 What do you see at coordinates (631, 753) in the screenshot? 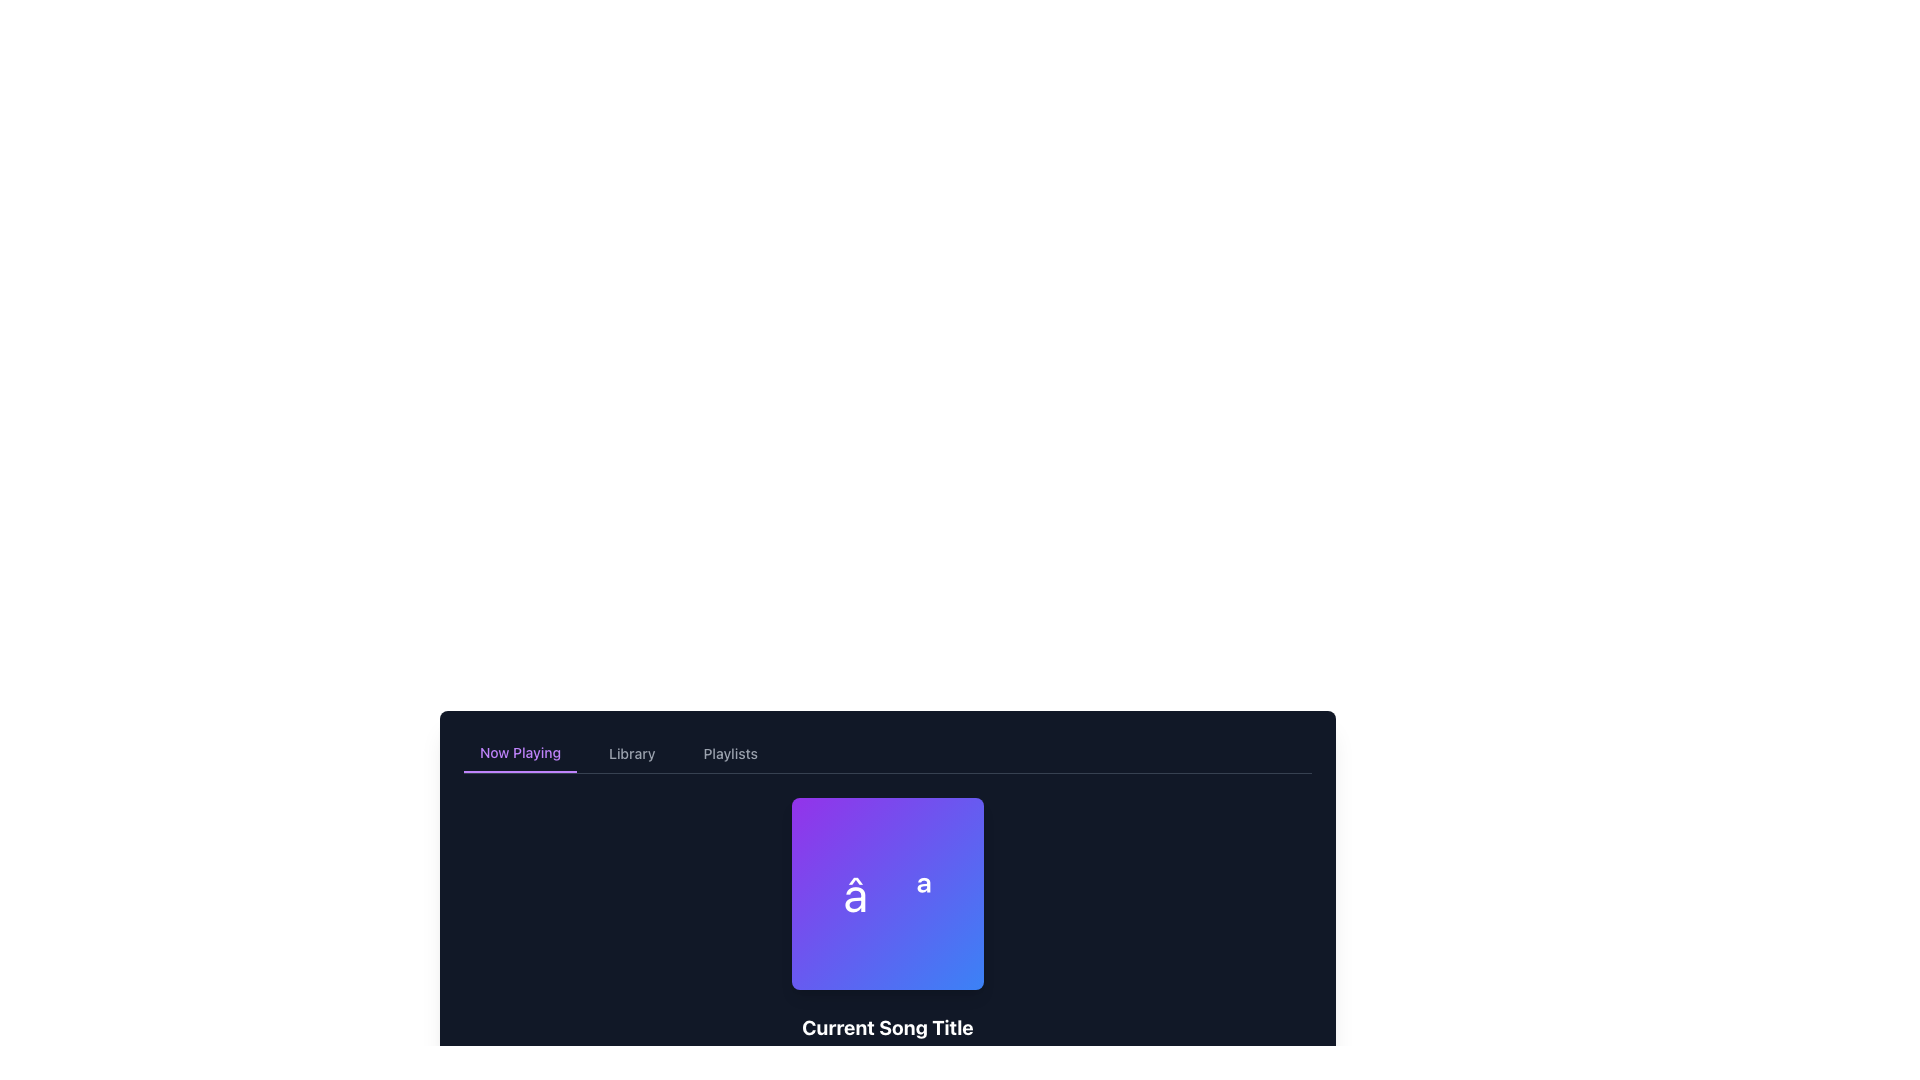
I see `the 'Library' clickable text label to change its color from gray to purple` at bounding box center [631, 753].